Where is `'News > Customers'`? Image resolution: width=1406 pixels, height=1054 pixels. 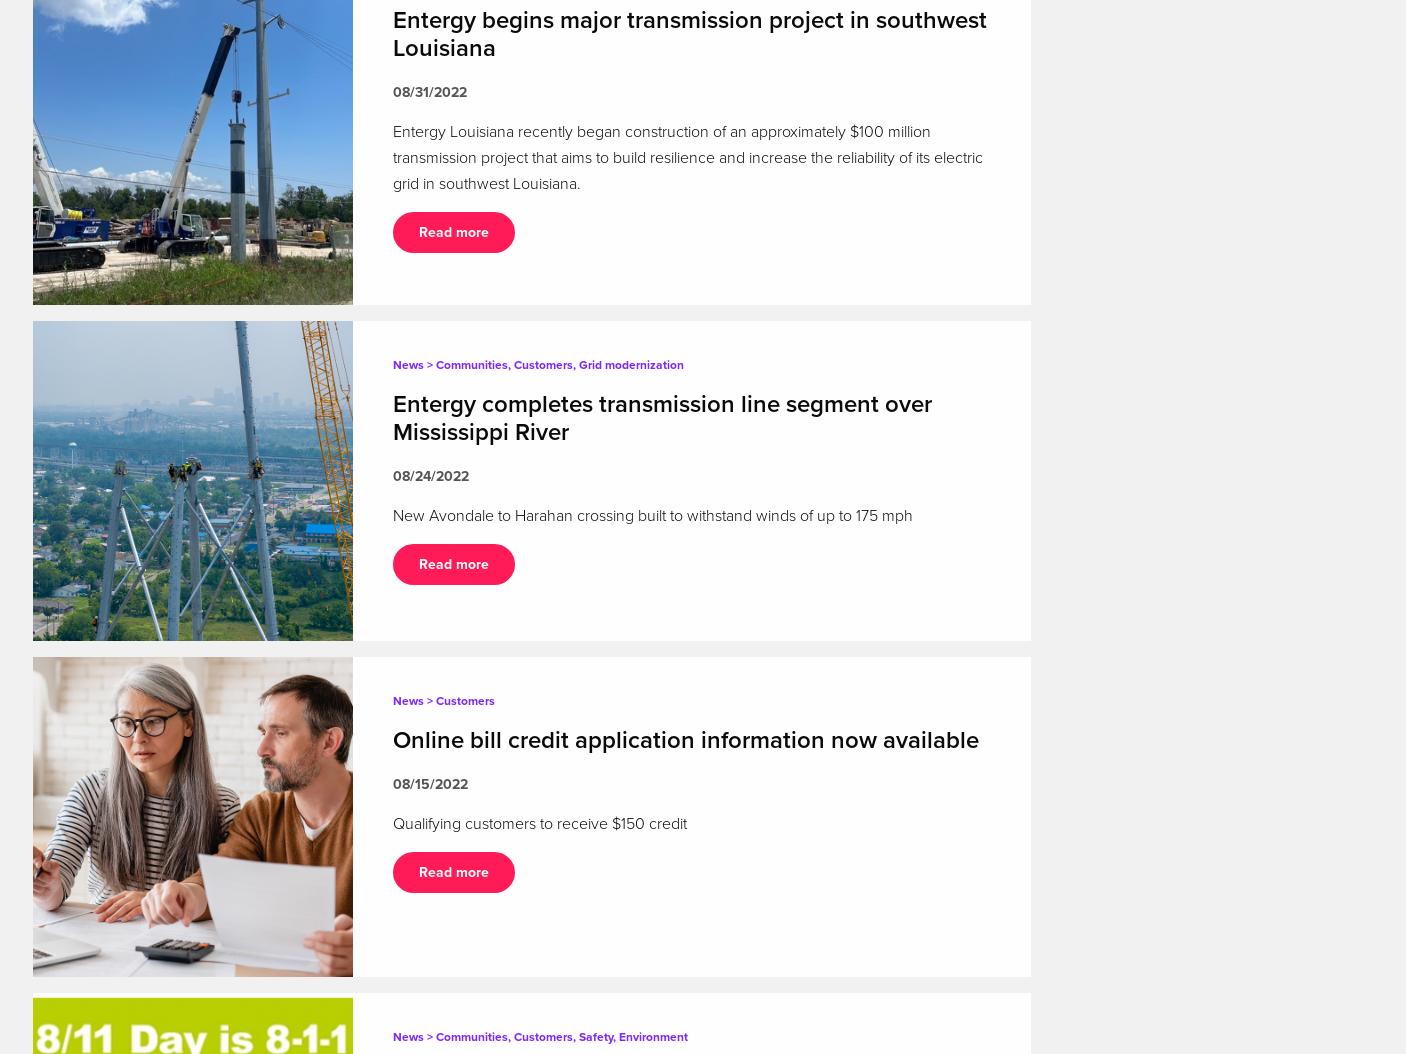
'News > Customers' is located at coordinates (444, 698).